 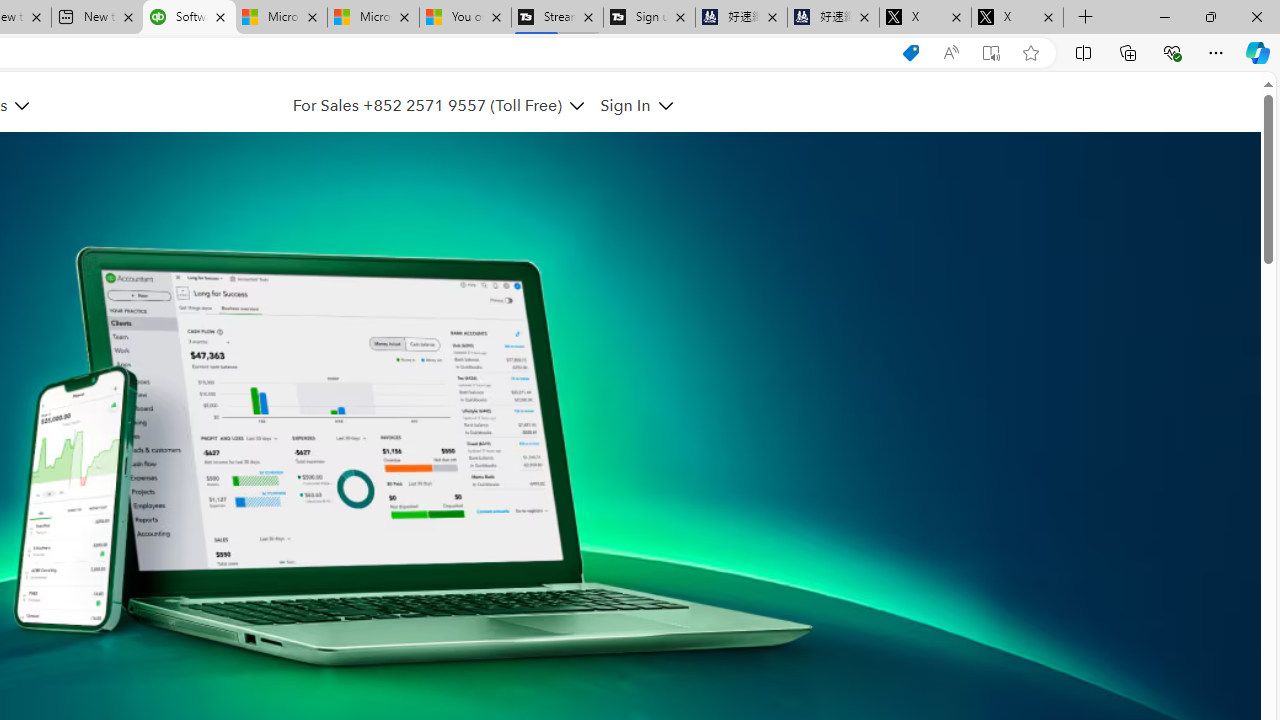 What do you see at coordinates (665, 106) in the screenshot?
I see `'Class: MenuItem_dDown__f585abf6 MenuItem_white__f585abf6'` at bounding box center [665, 106].